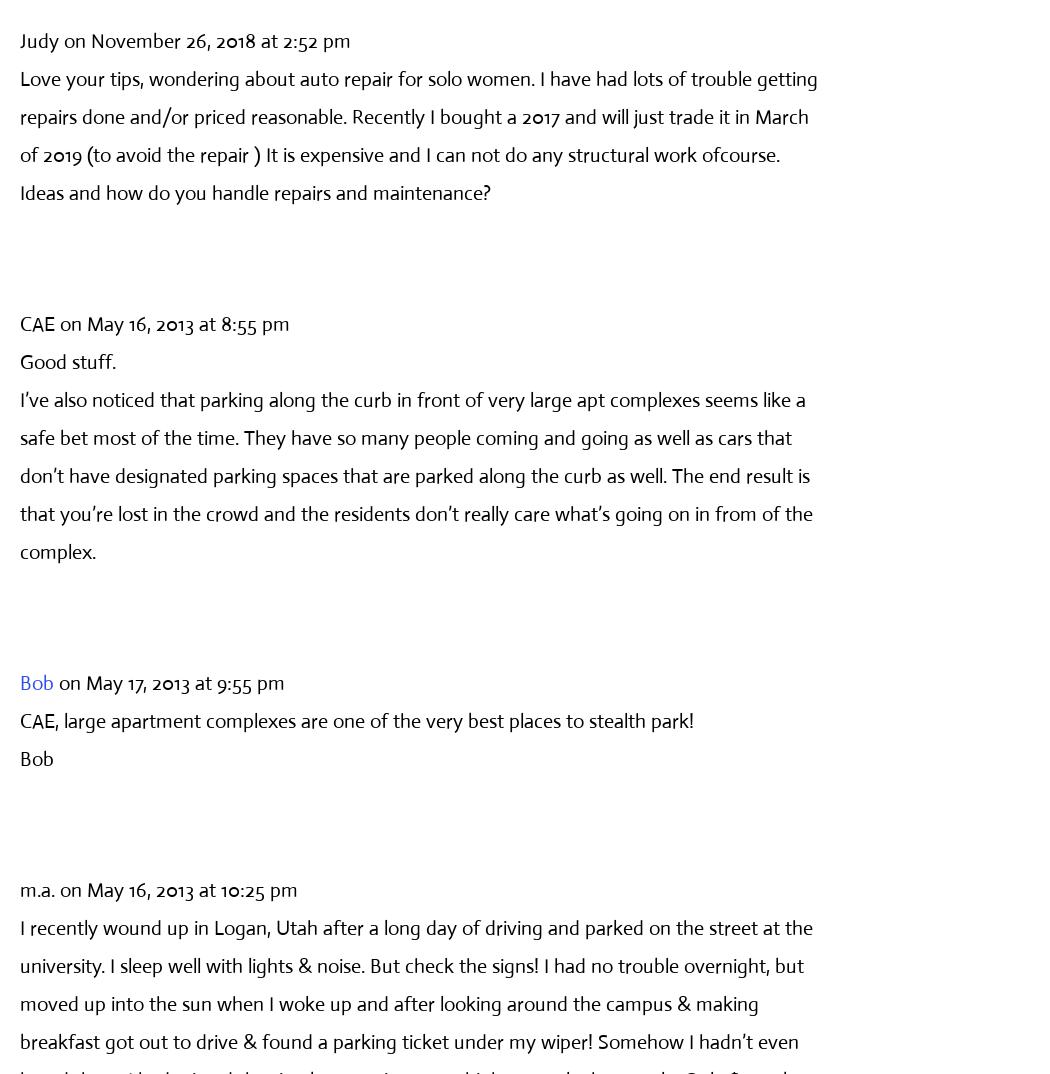 This screenshot has height=1074, width=1050. I want to click on 'on May 16, 2013 at 10:25 pm', so click(179, 888).